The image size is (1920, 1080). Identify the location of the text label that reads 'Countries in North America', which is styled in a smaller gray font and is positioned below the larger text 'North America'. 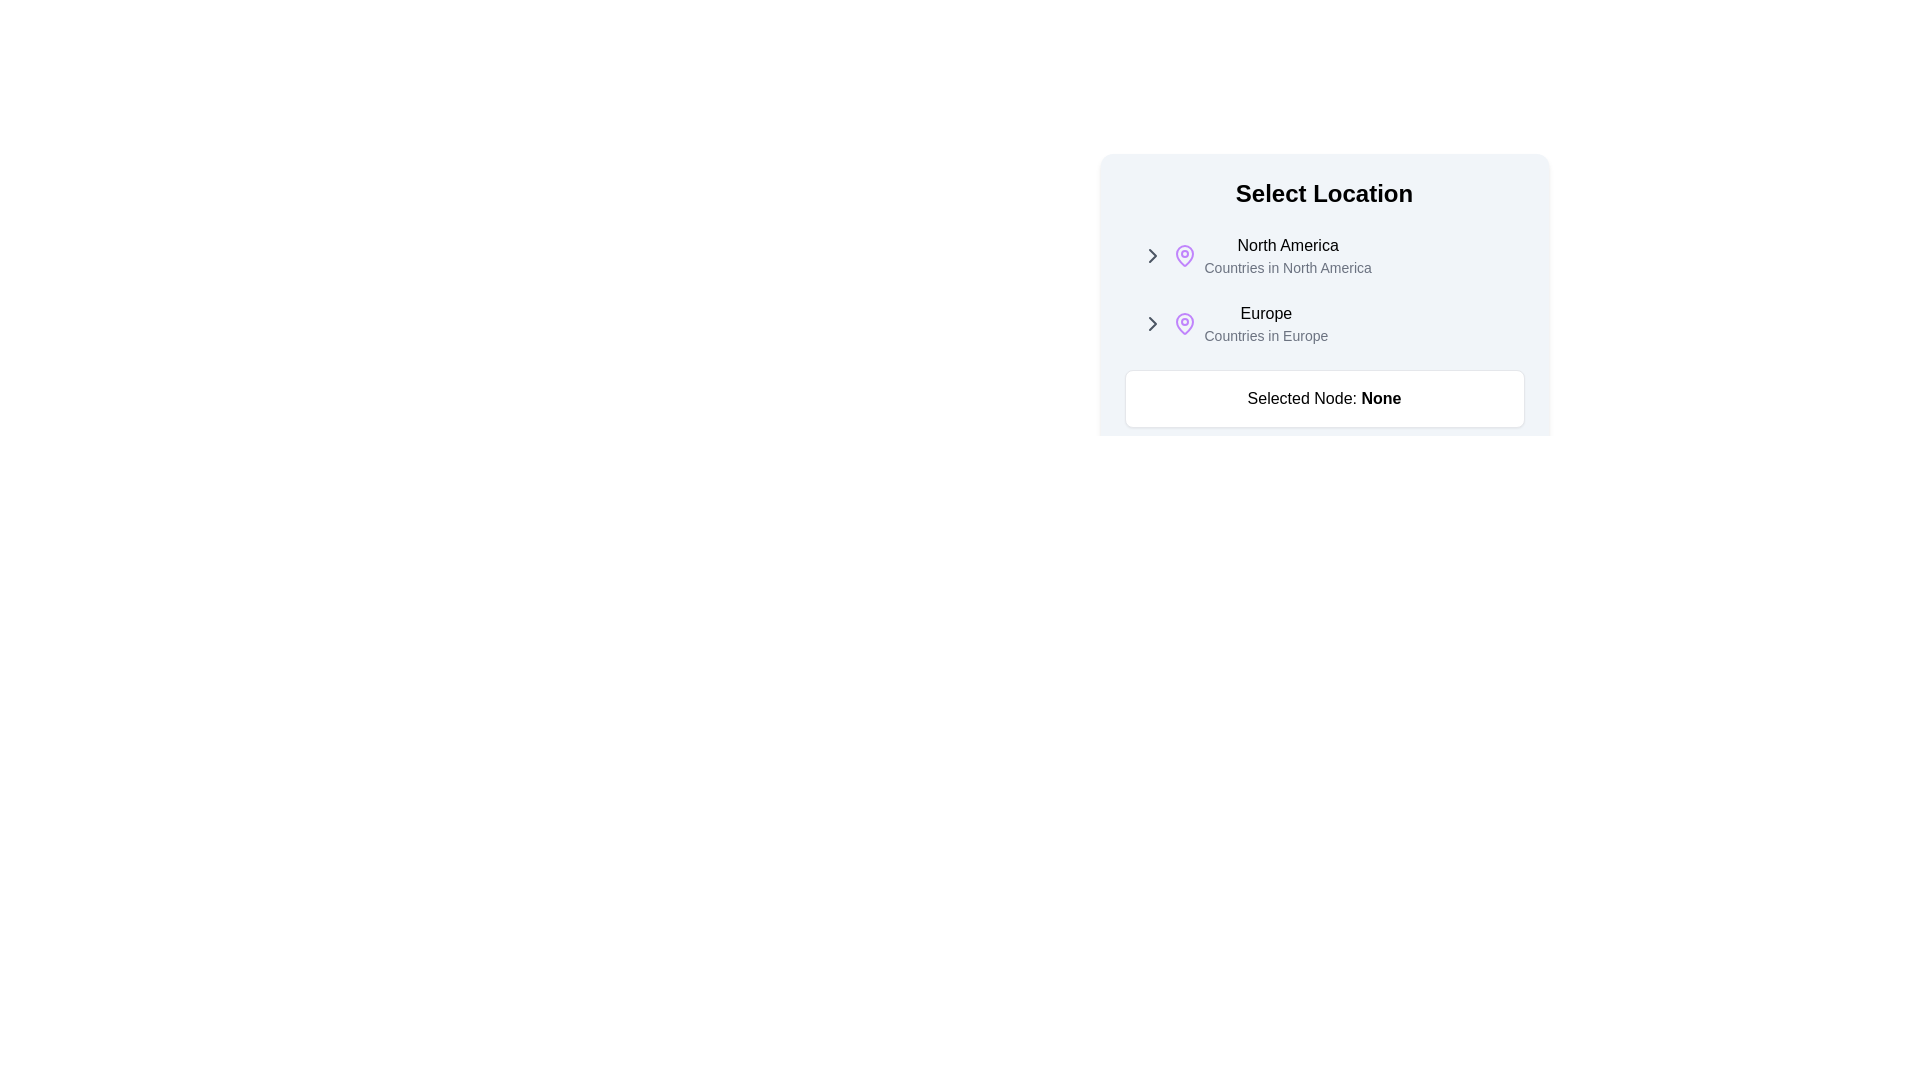
(1288, 266).